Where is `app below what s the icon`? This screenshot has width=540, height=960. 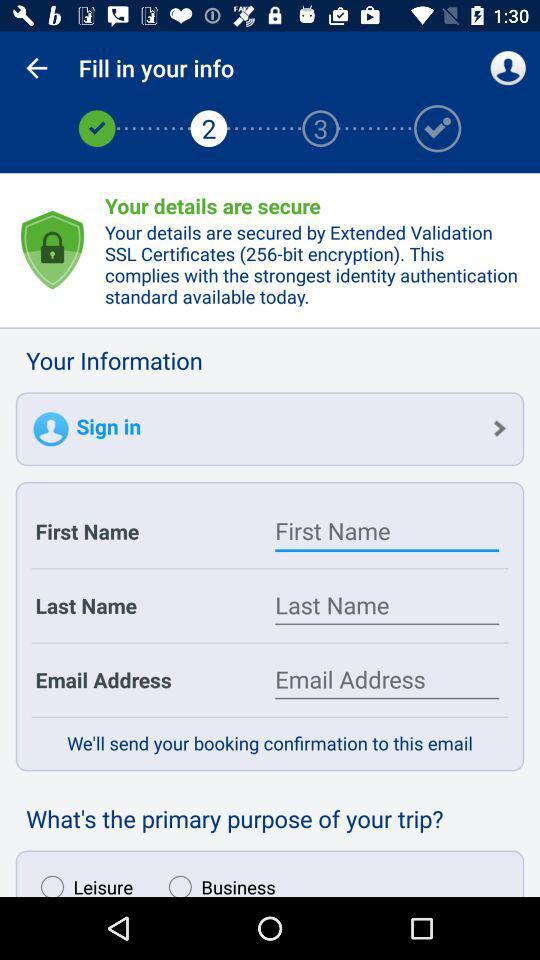
app below what s the icon is located at coordinates (81, 880).